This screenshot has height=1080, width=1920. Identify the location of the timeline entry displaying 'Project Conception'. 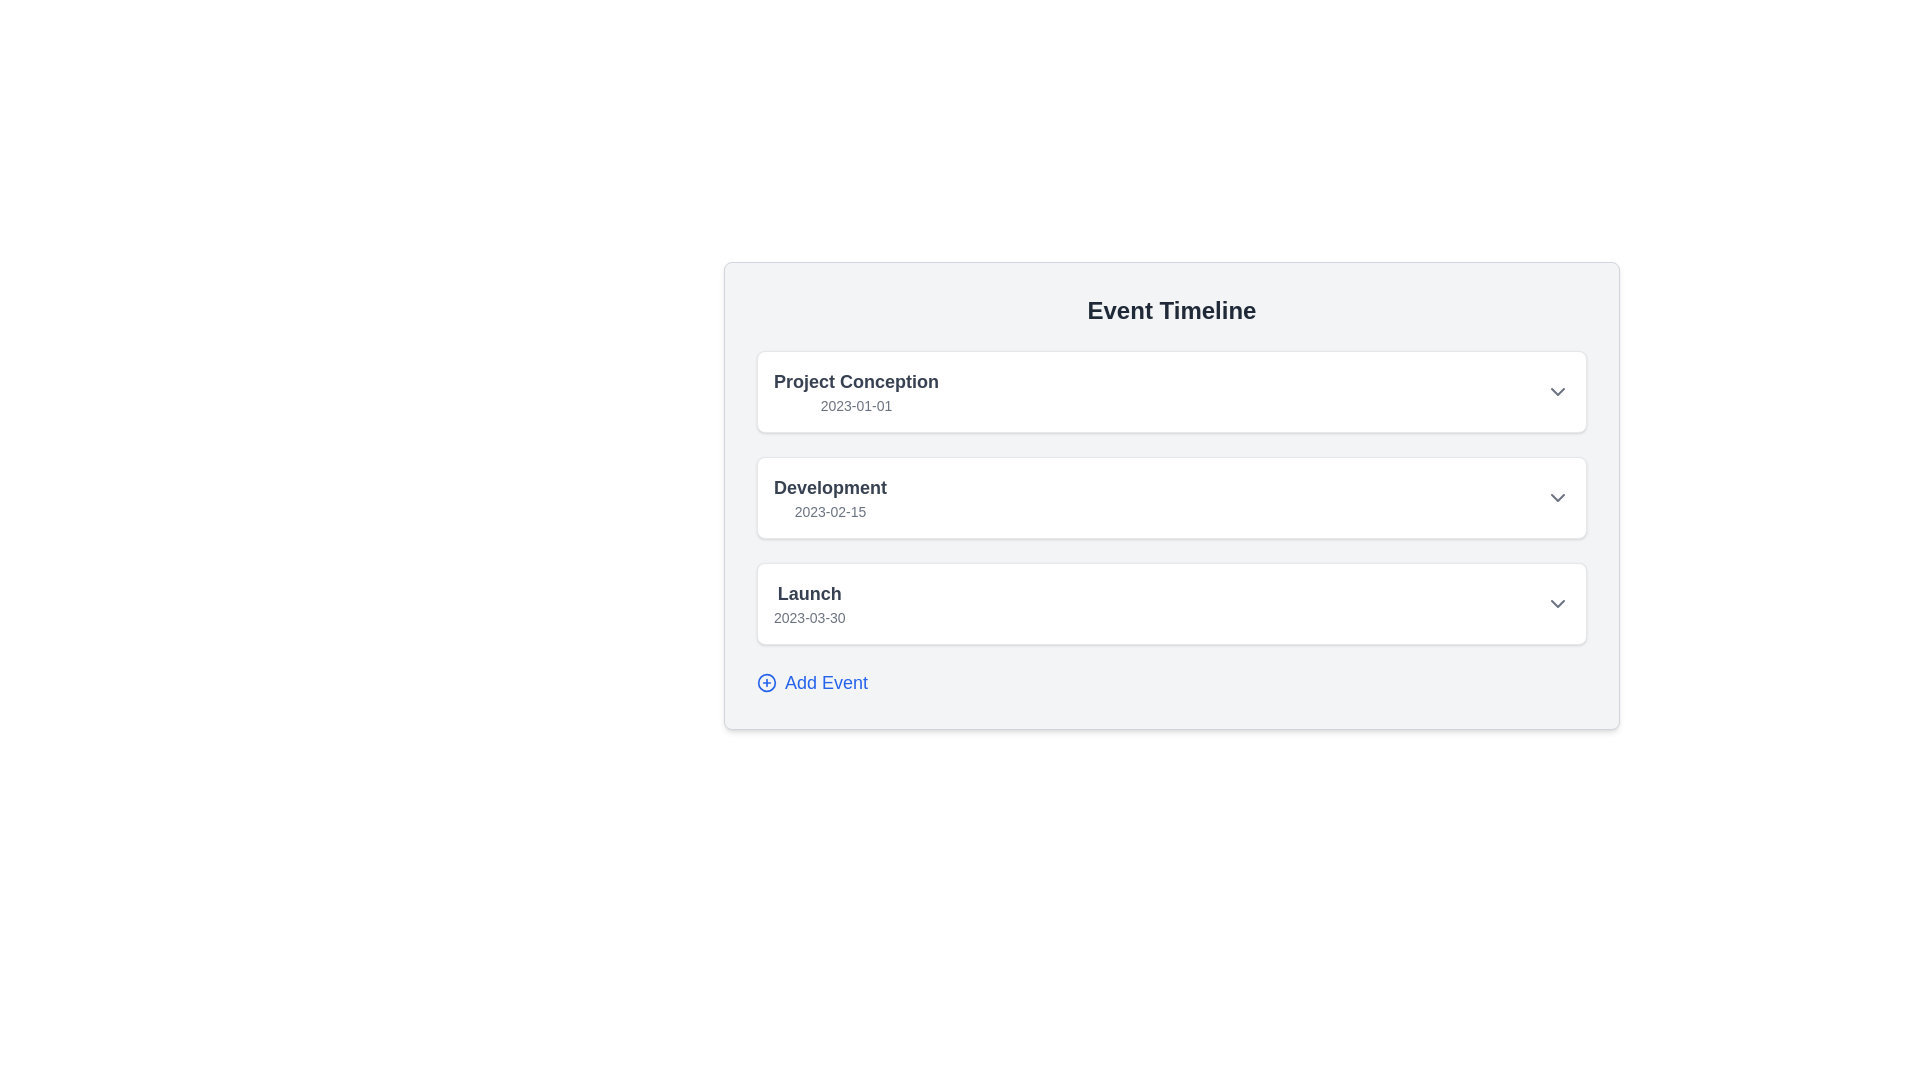
(856, 392).